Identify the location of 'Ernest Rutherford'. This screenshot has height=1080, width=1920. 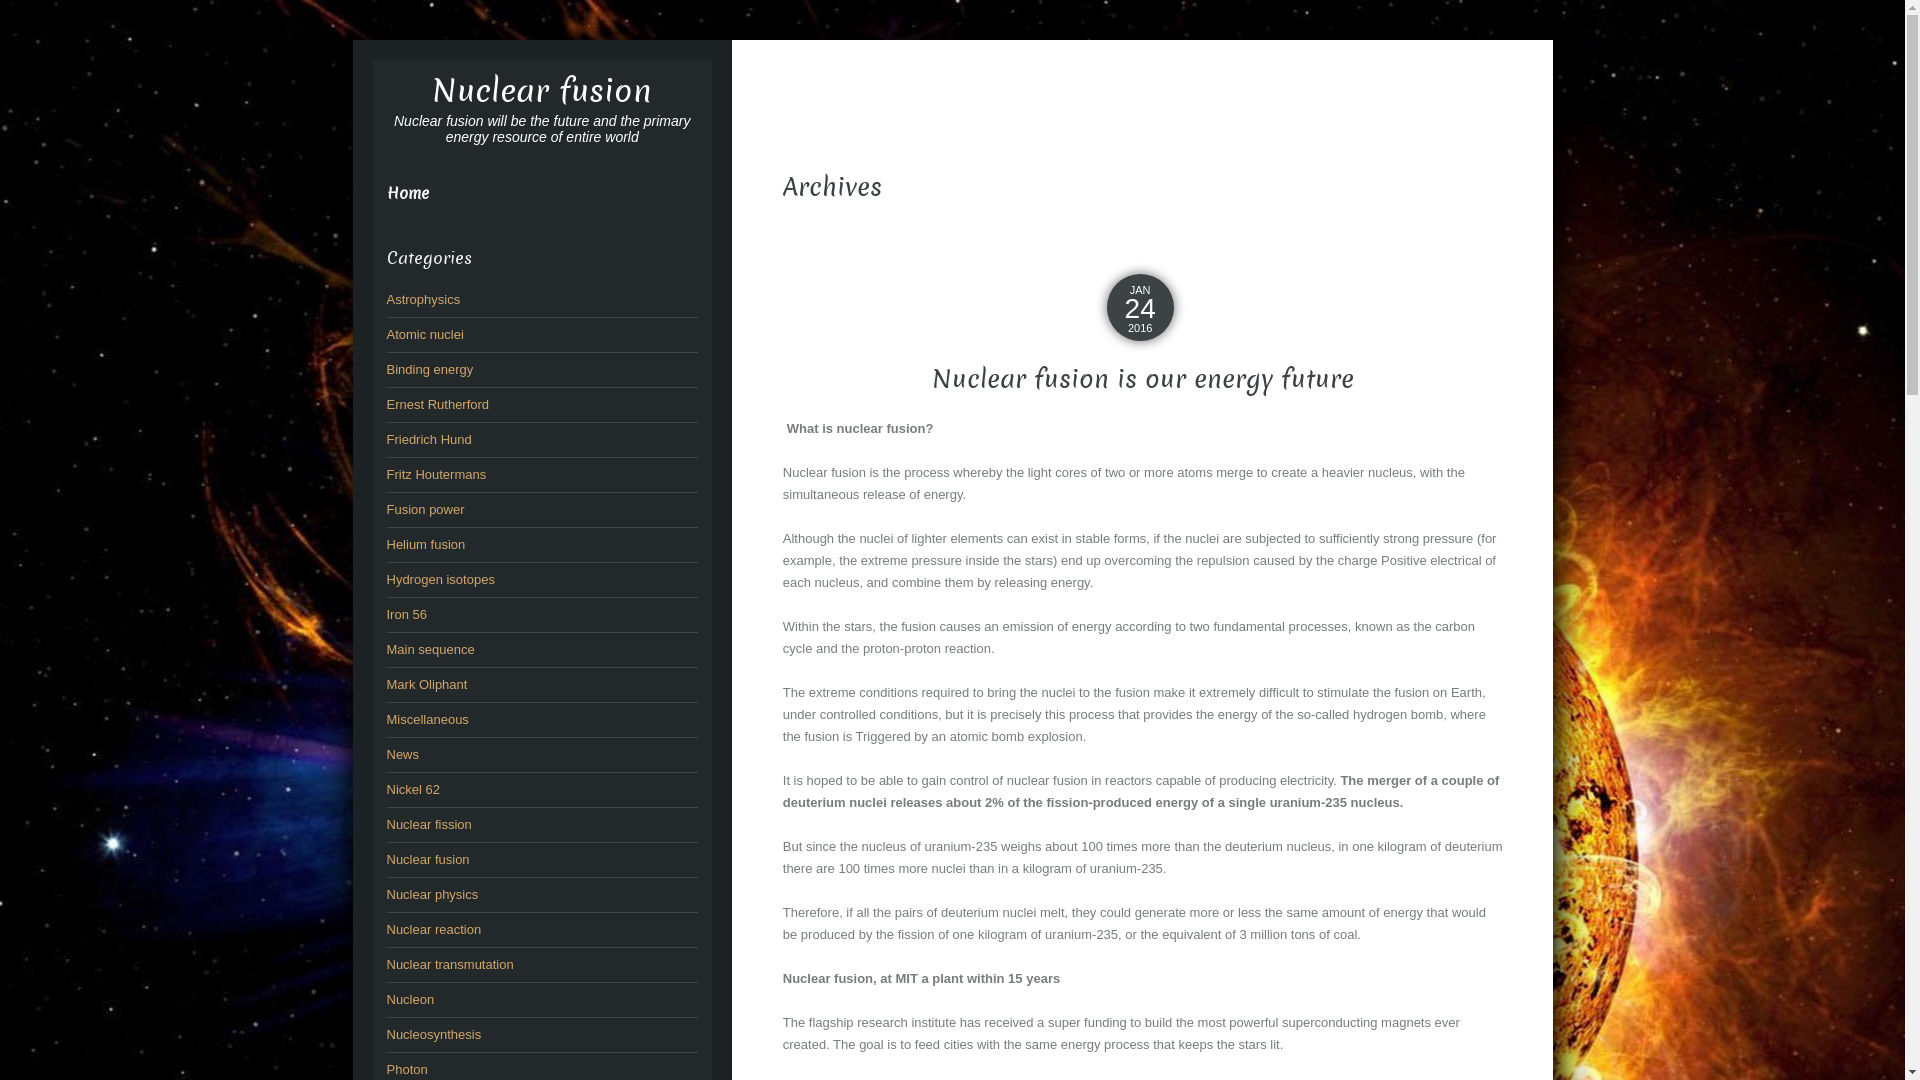
(436, 404).